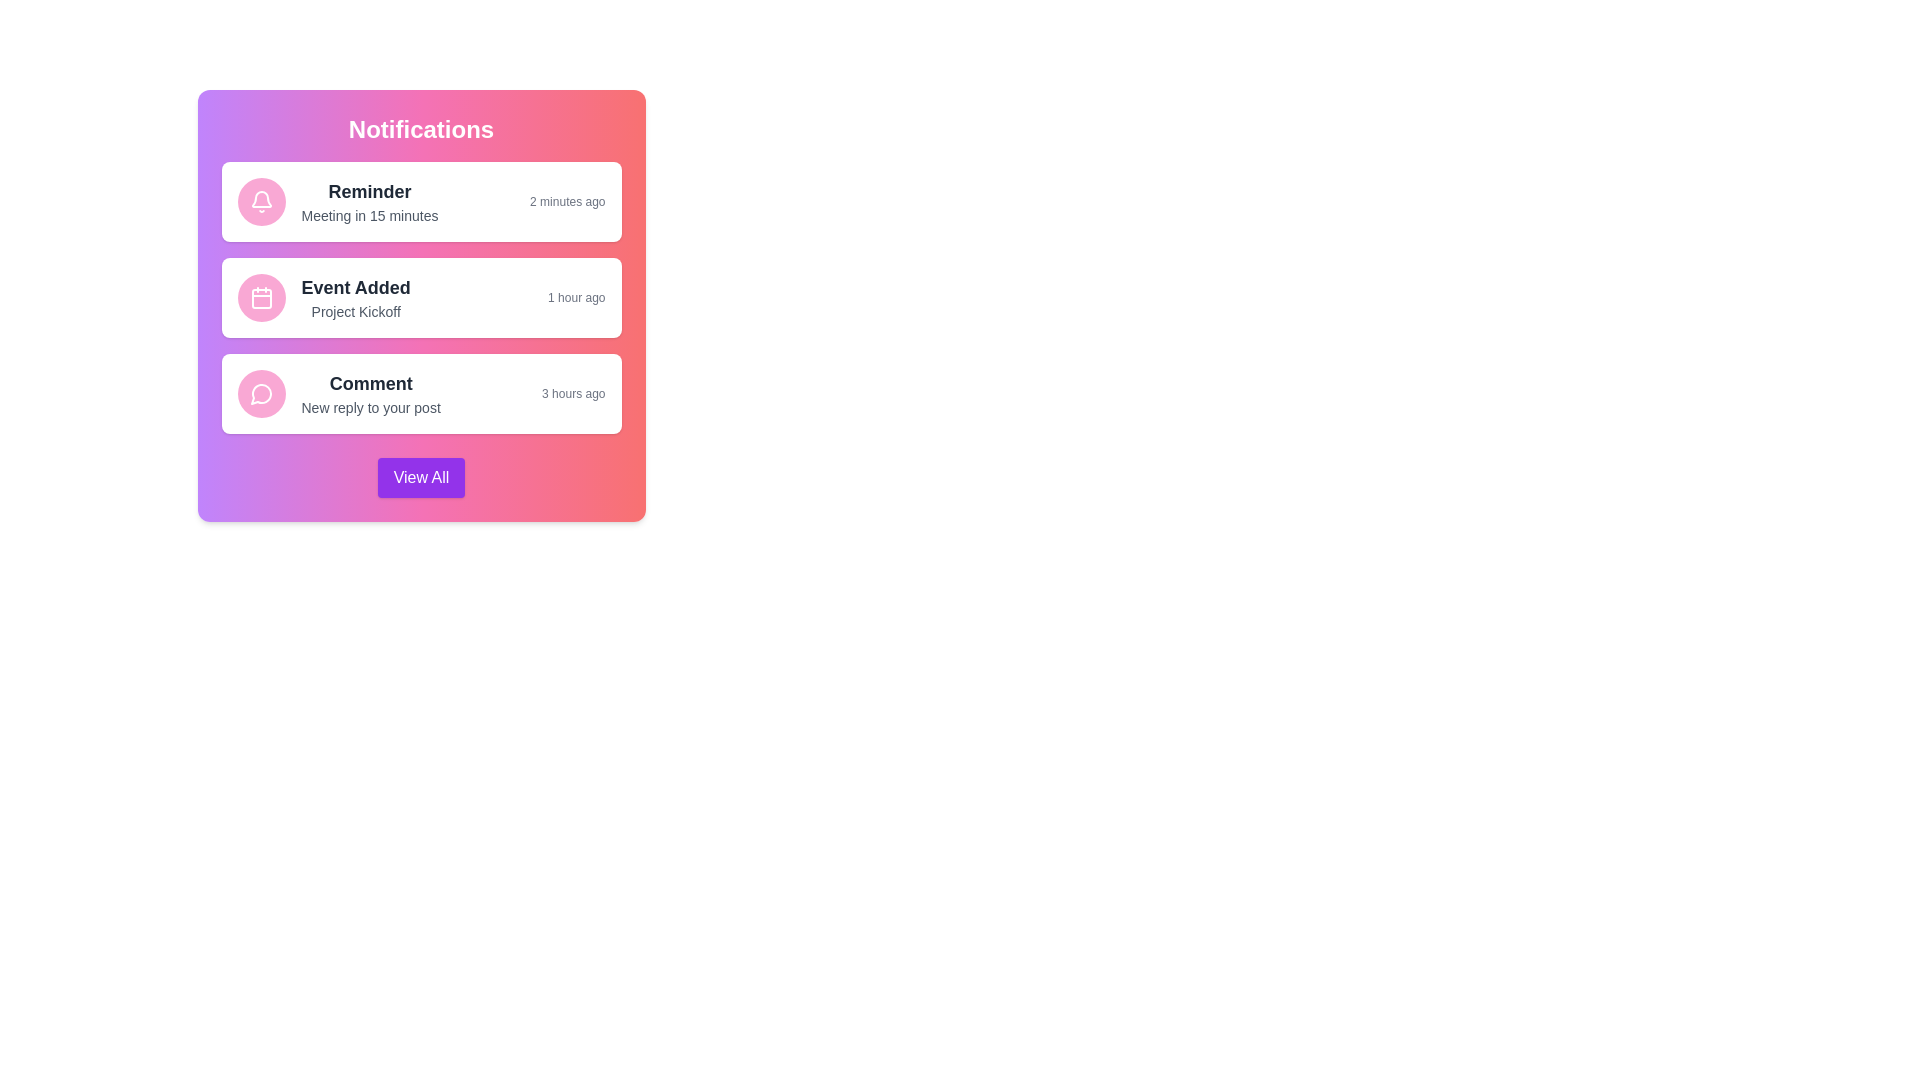 This screenshot has width=1920, height=1080. I want to click on the notification item corresponding to Comment to highlight it, so click(420, 393).